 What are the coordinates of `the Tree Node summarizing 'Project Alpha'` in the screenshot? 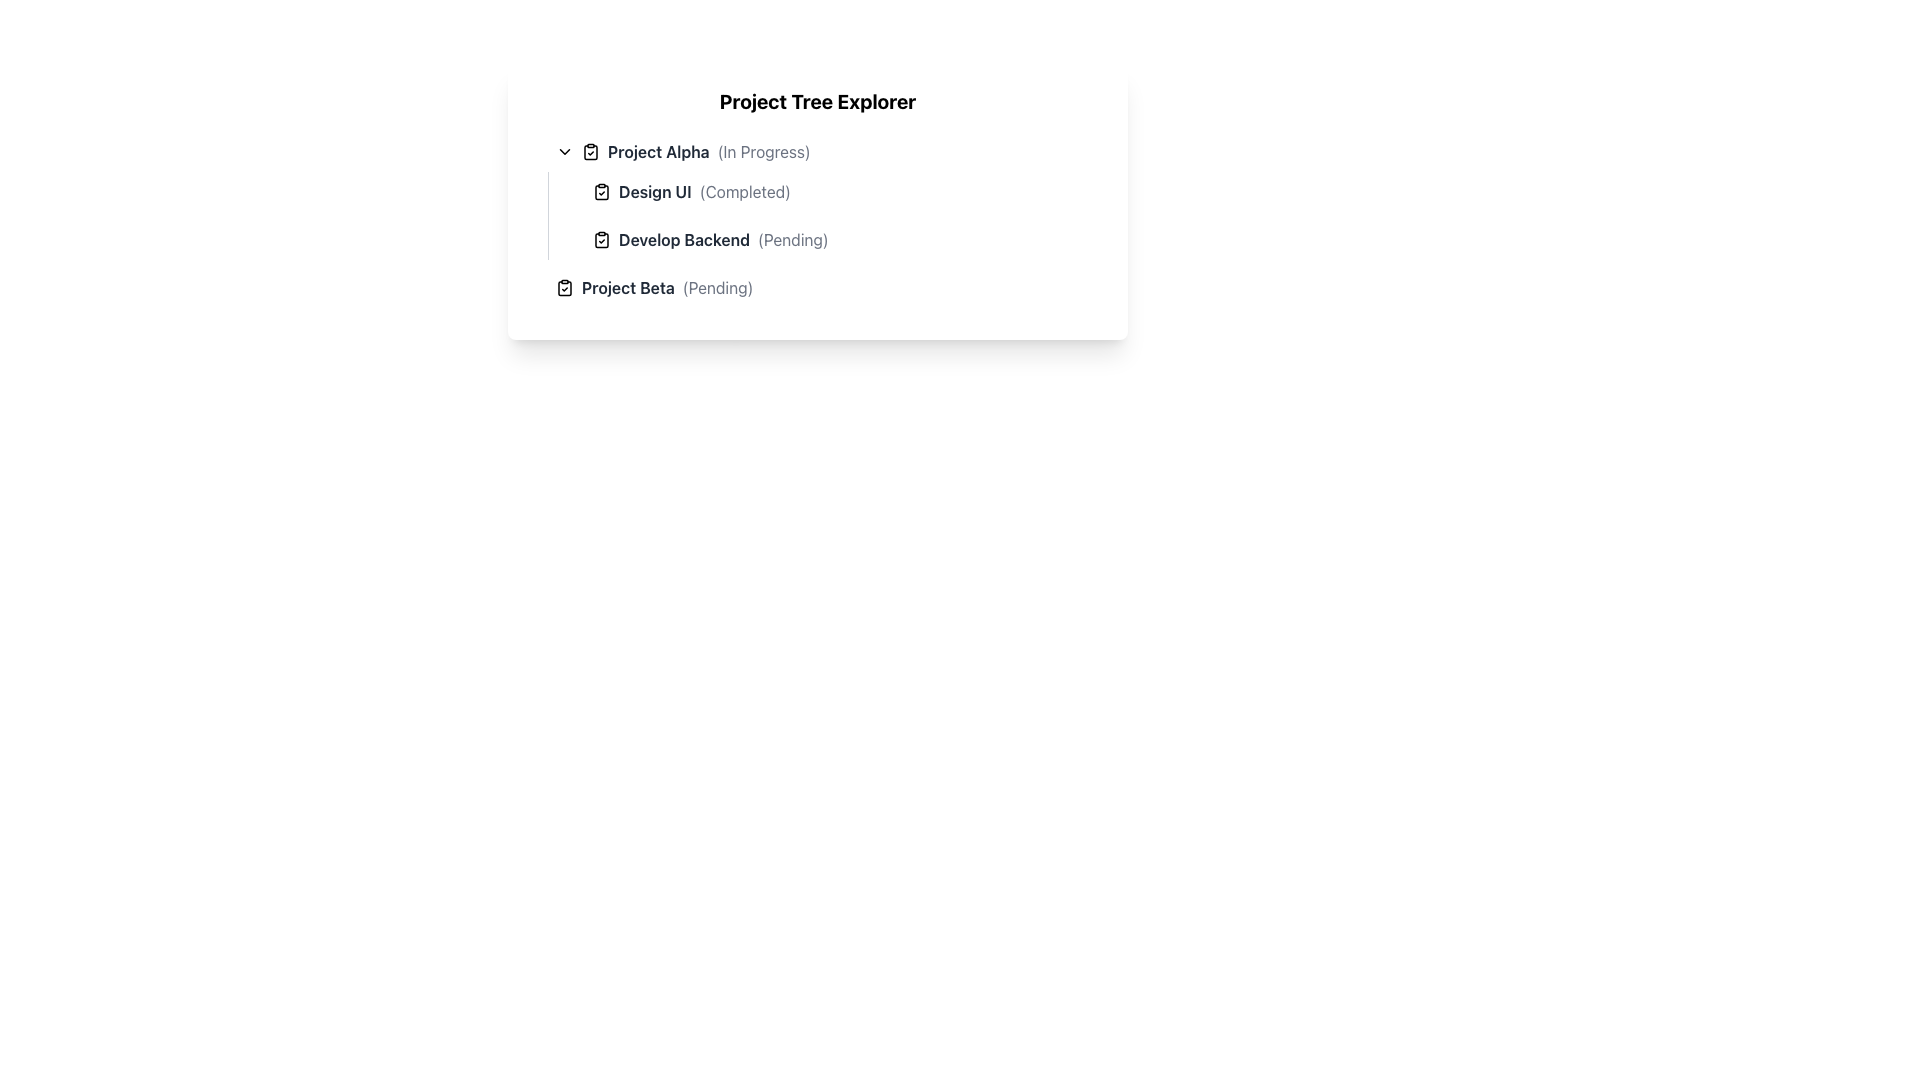 It's located at (825, 150).